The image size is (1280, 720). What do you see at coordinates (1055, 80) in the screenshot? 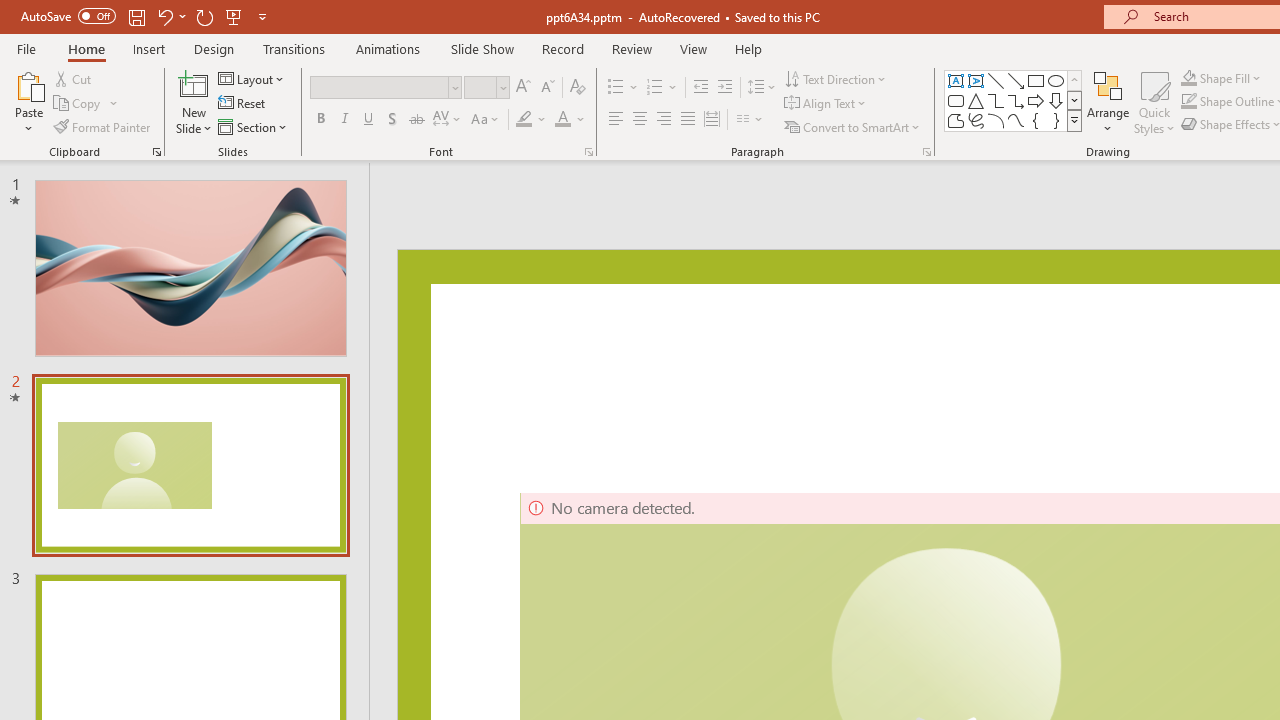
I see `'Oval'` at bounding box center [1055, 80].